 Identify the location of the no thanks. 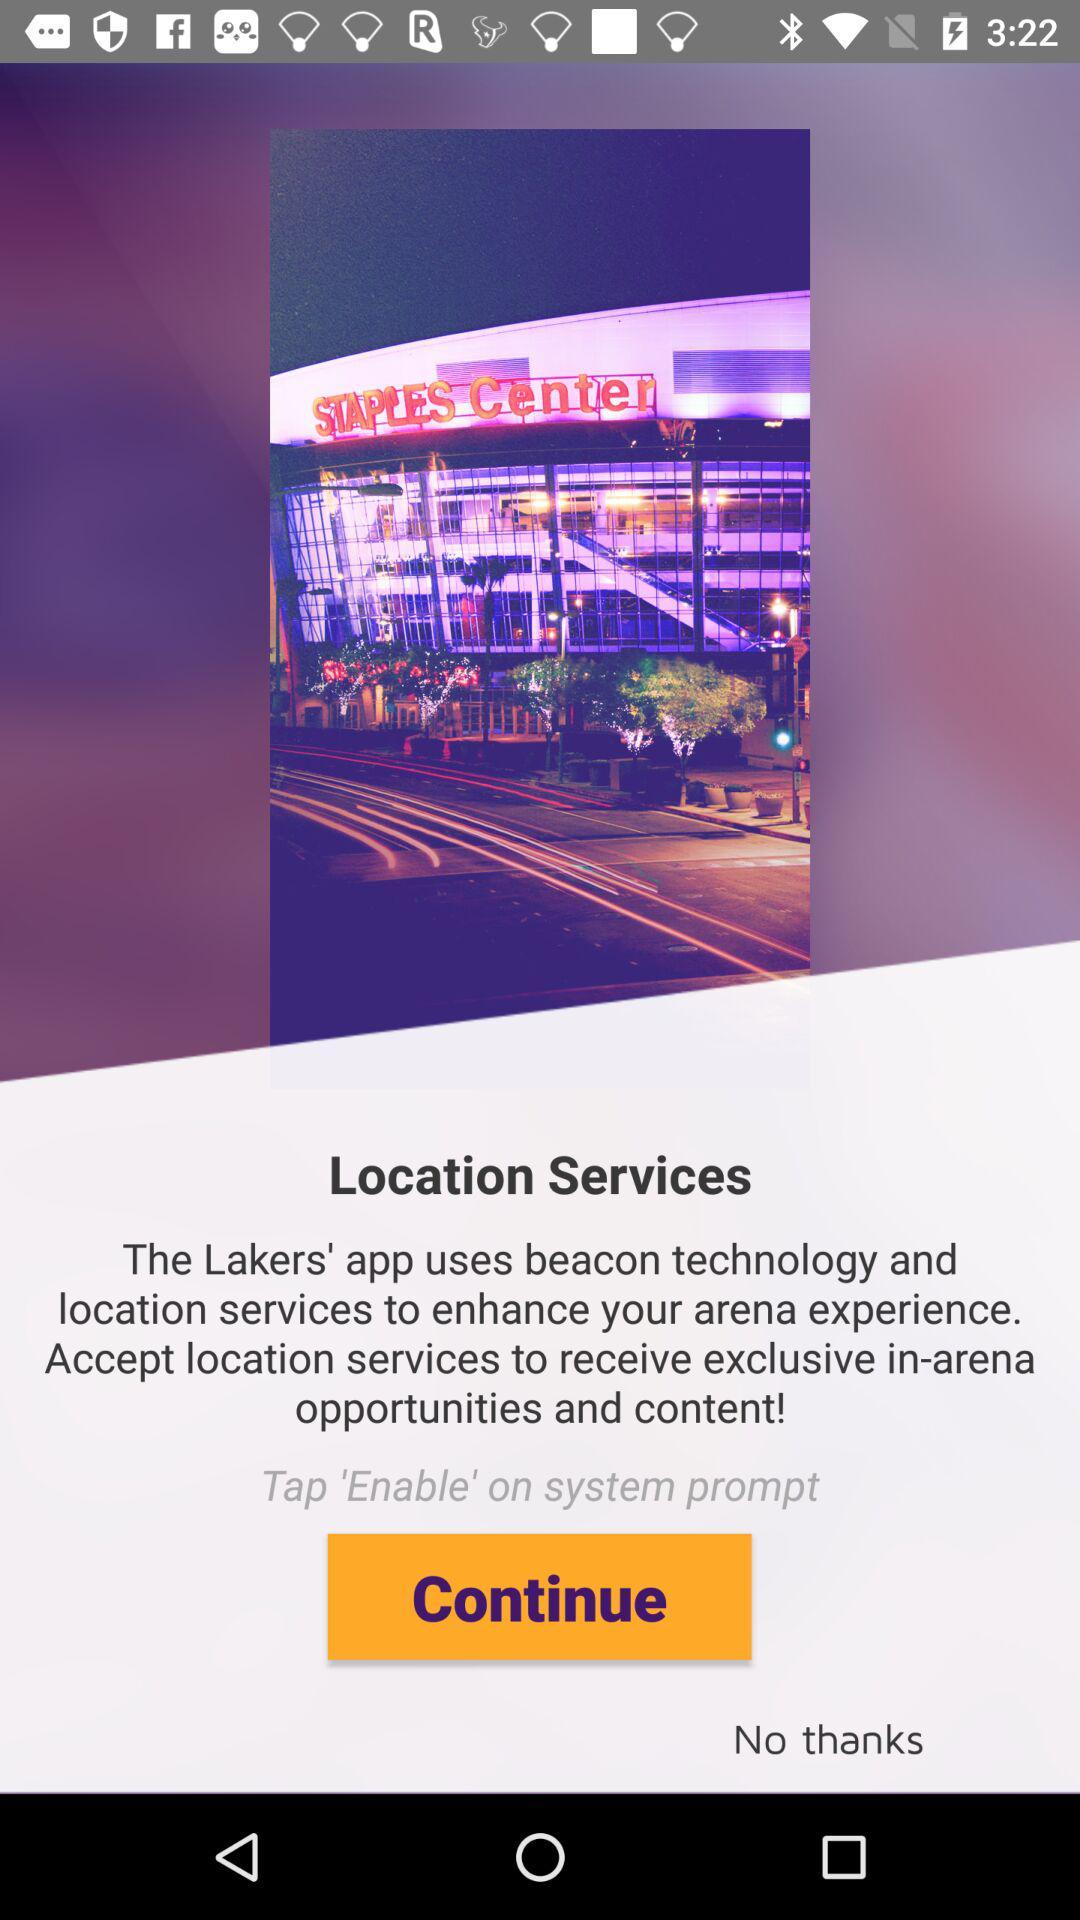
(828, 1736).